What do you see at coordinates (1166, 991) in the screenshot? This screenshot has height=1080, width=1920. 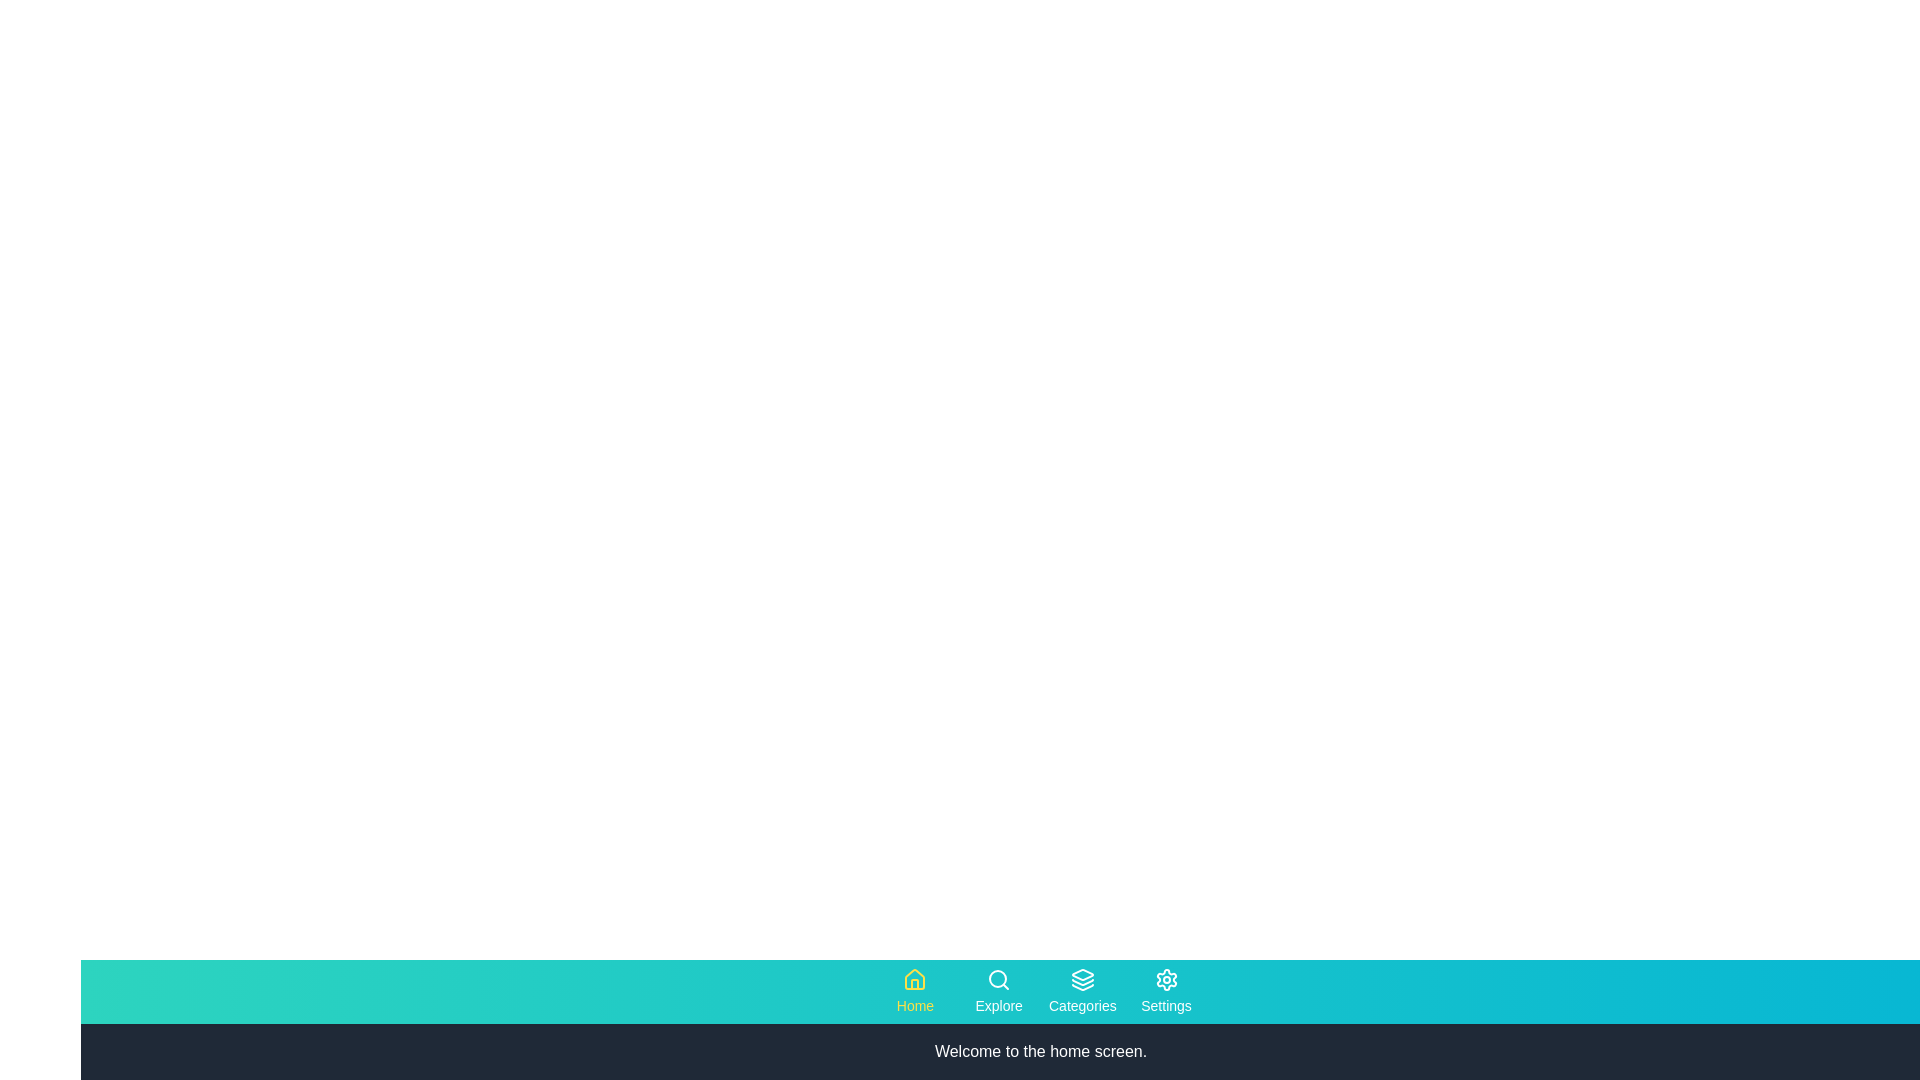 I see `the text of the tab labeled Settings` at bounding box center [1166, 991].